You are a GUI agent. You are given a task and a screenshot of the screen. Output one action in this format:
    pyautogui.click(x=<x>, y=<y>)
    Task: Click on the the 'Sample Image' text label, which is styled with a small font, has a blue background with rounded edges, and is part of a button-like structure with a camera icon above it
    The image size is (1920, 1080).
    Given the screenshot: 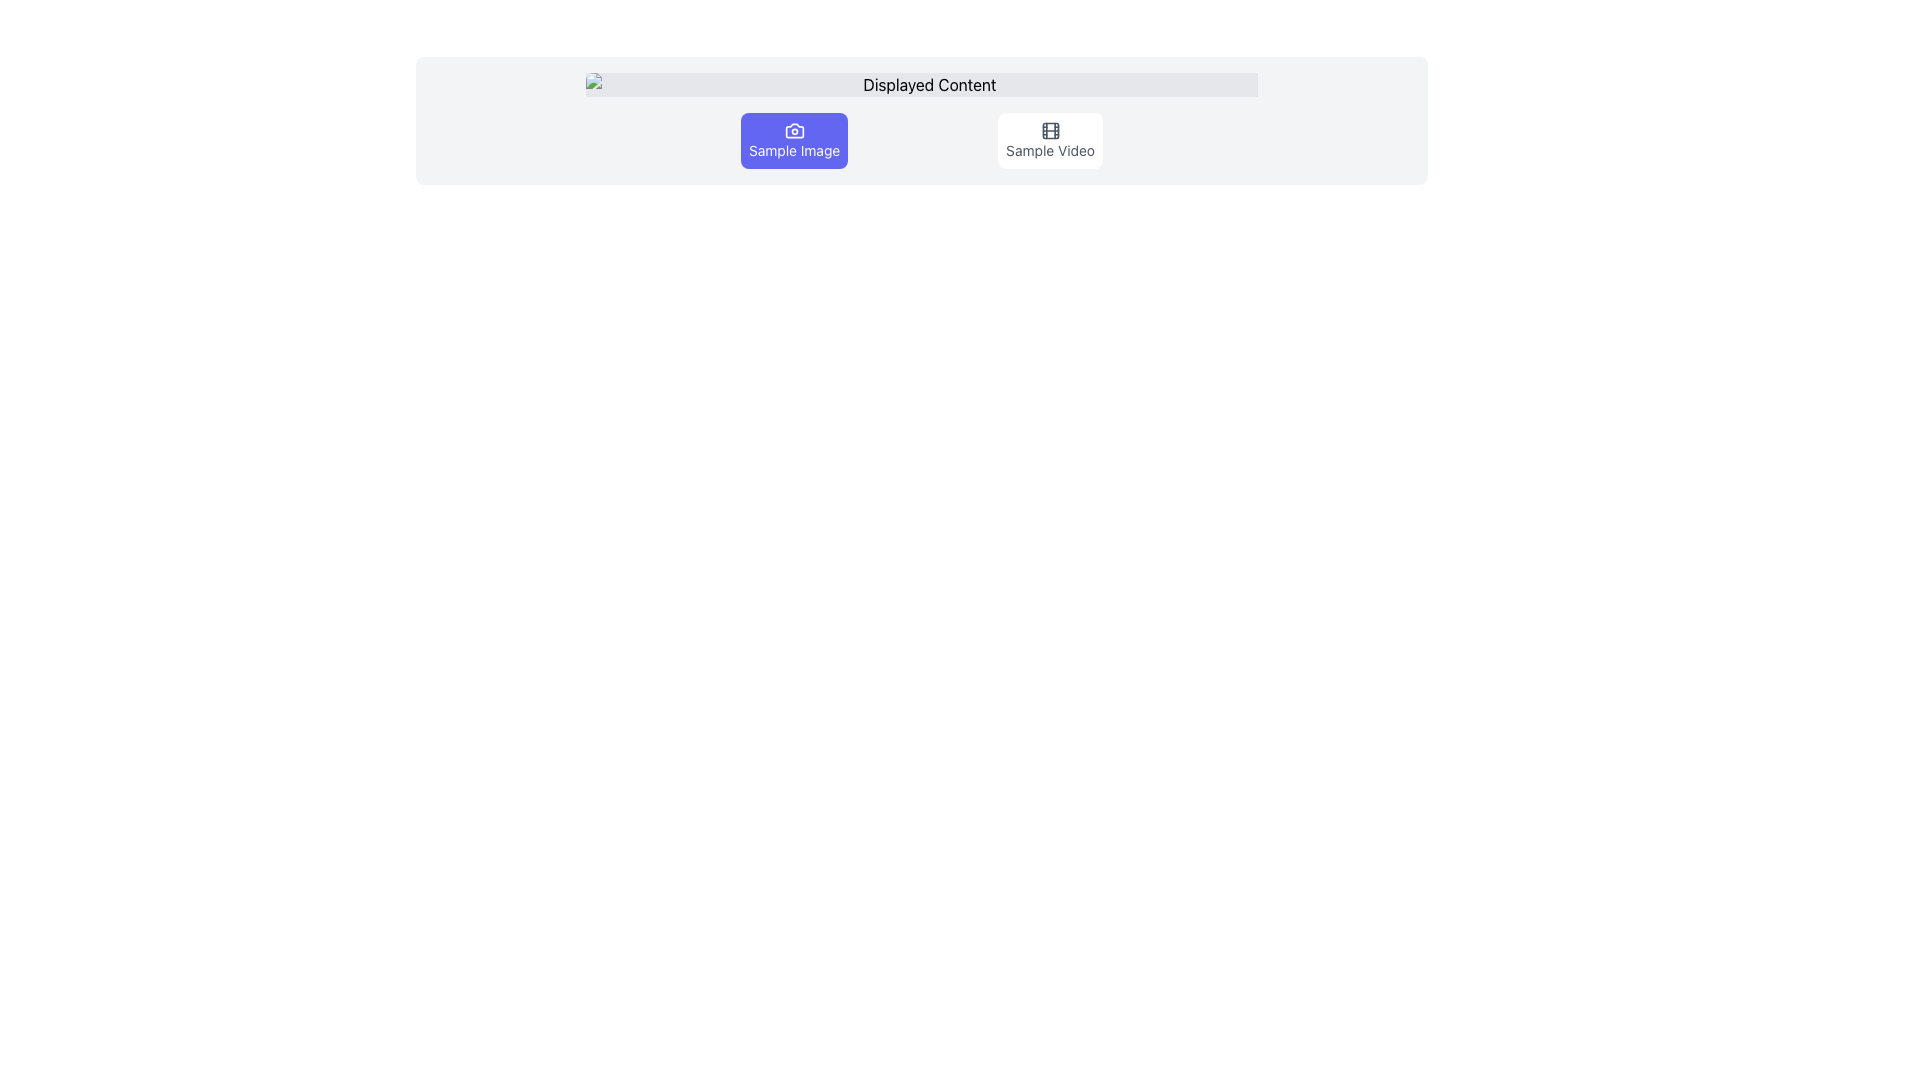 What is the action you would take?
    pyautogui.click(x=793, y=149)
    